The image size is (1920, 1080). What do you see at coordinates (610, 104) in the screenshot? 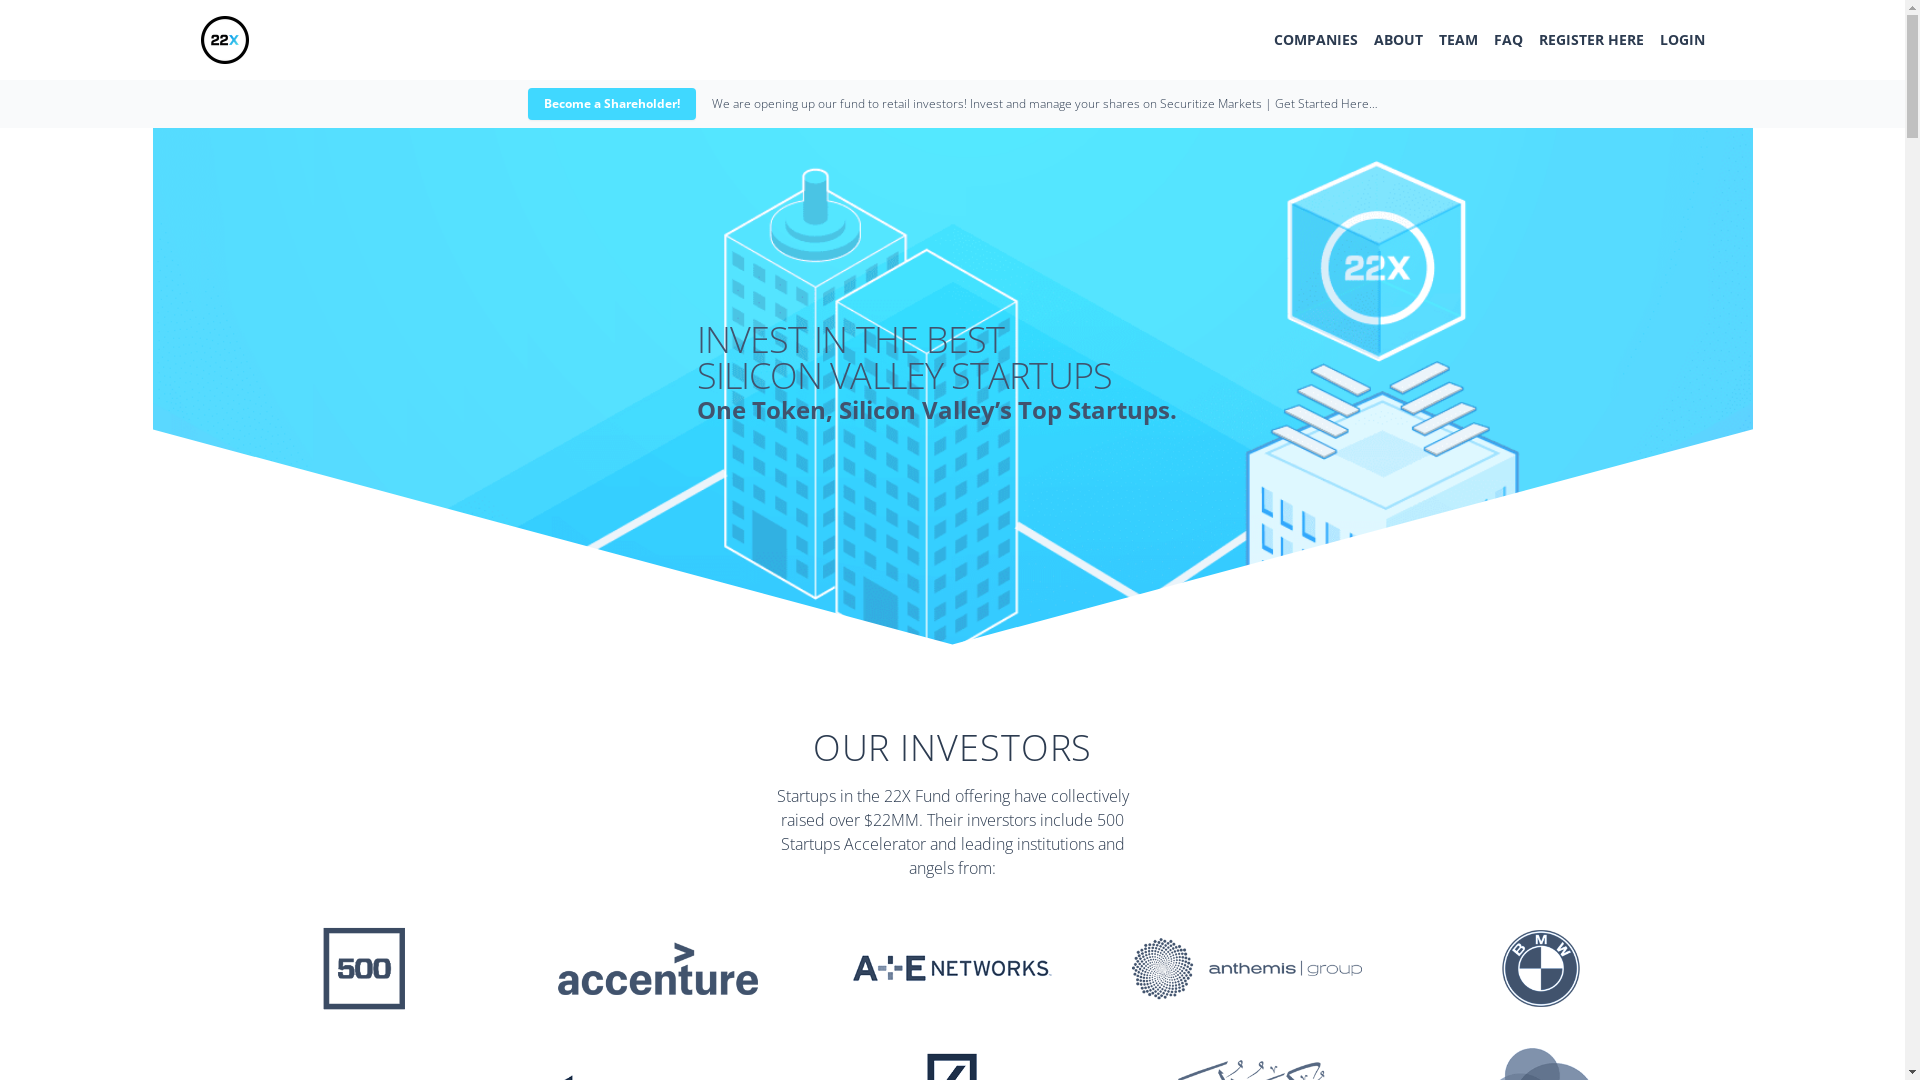
I see `'Become a Shareholder!'` at bounding box center [610, 104].